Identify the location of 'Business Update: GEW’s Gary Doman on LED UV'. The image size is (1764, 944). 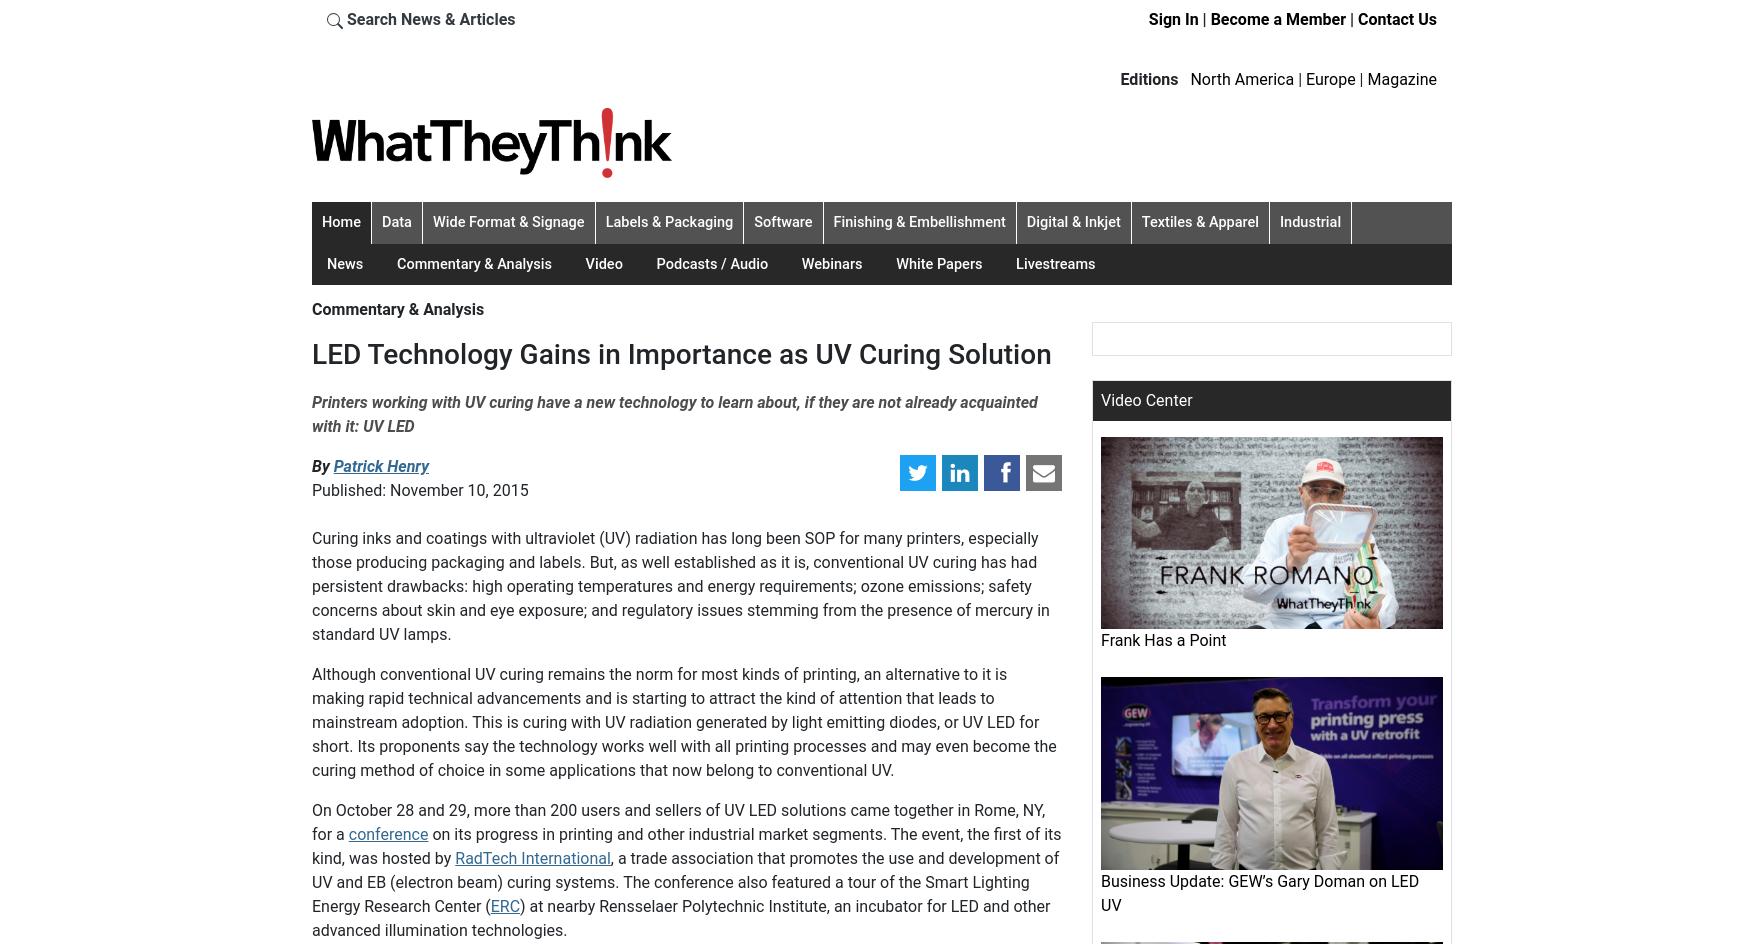
(1260, 891).